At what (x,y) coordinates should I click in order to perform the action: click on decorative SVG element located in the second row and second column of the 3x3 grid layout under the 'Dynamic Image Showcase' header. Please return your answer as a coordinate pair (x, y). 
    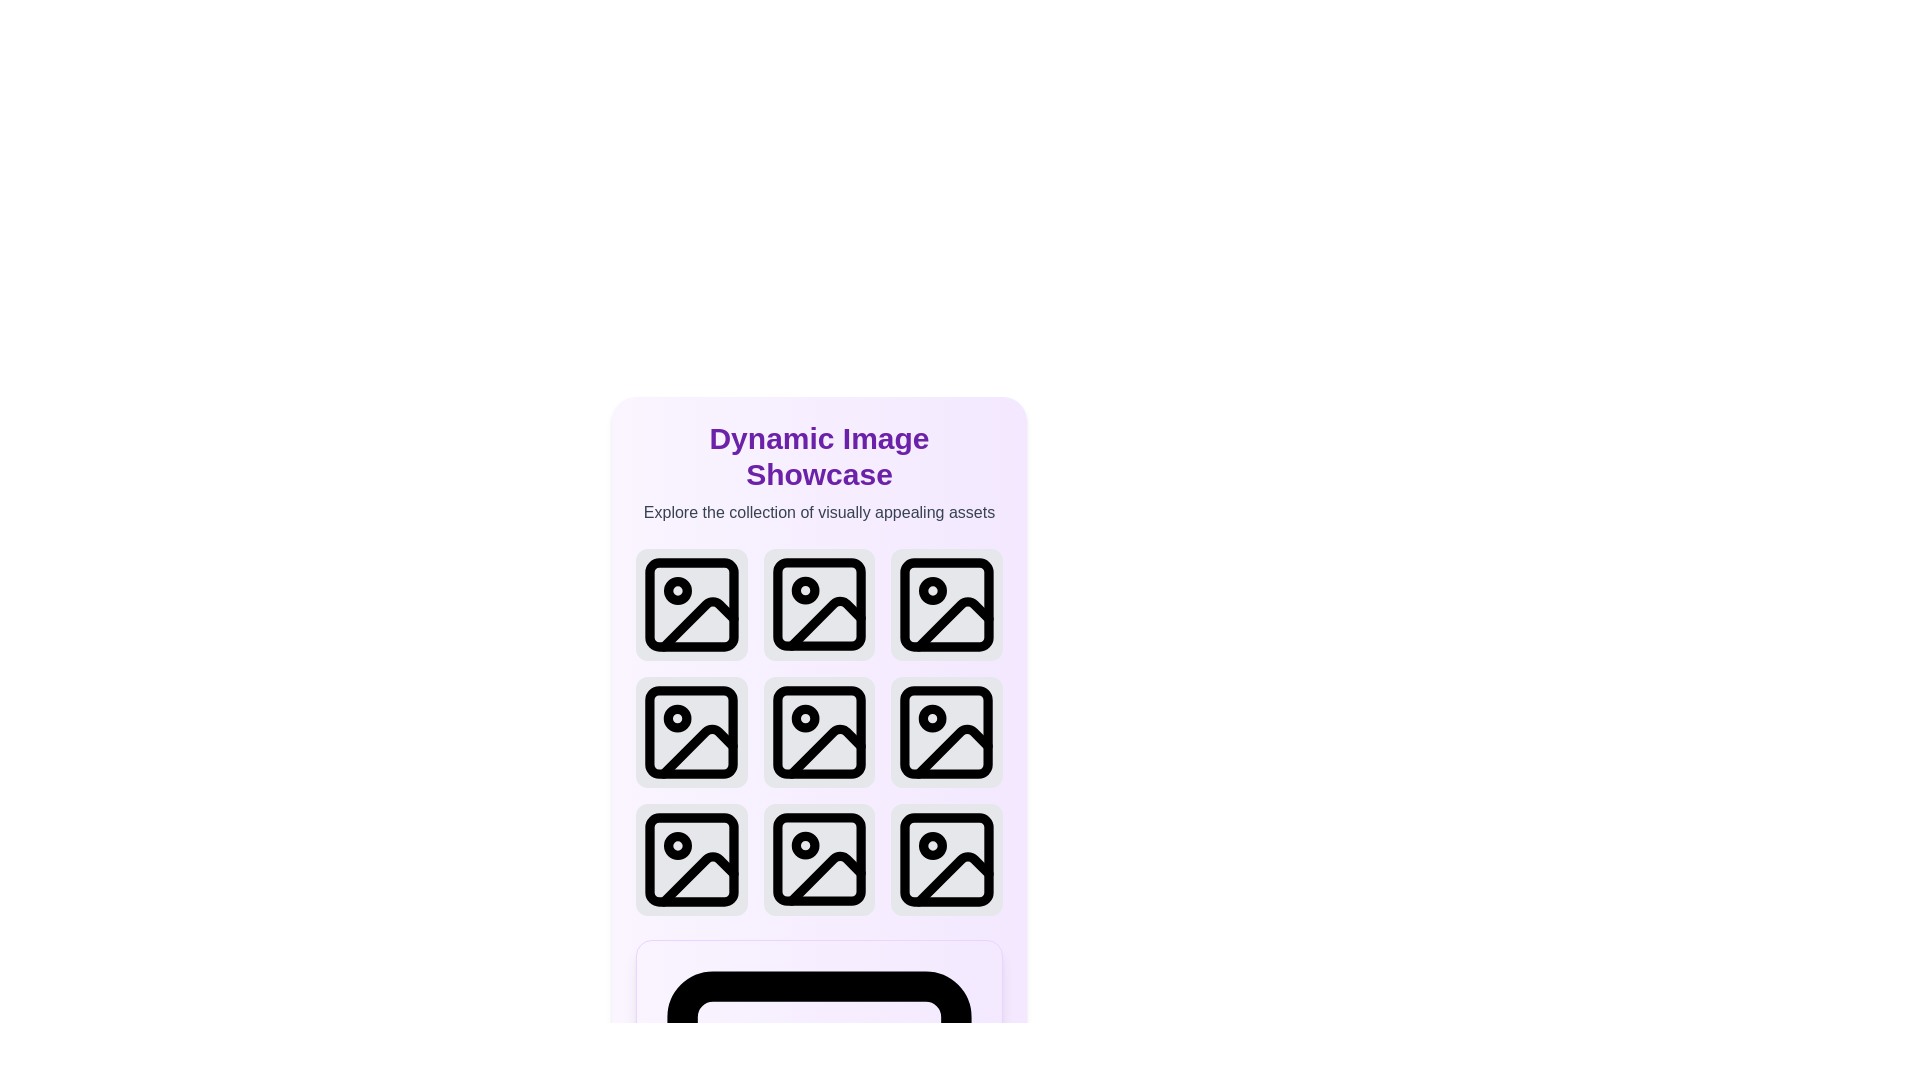
    Looking at the image, I should click on (826, 623).